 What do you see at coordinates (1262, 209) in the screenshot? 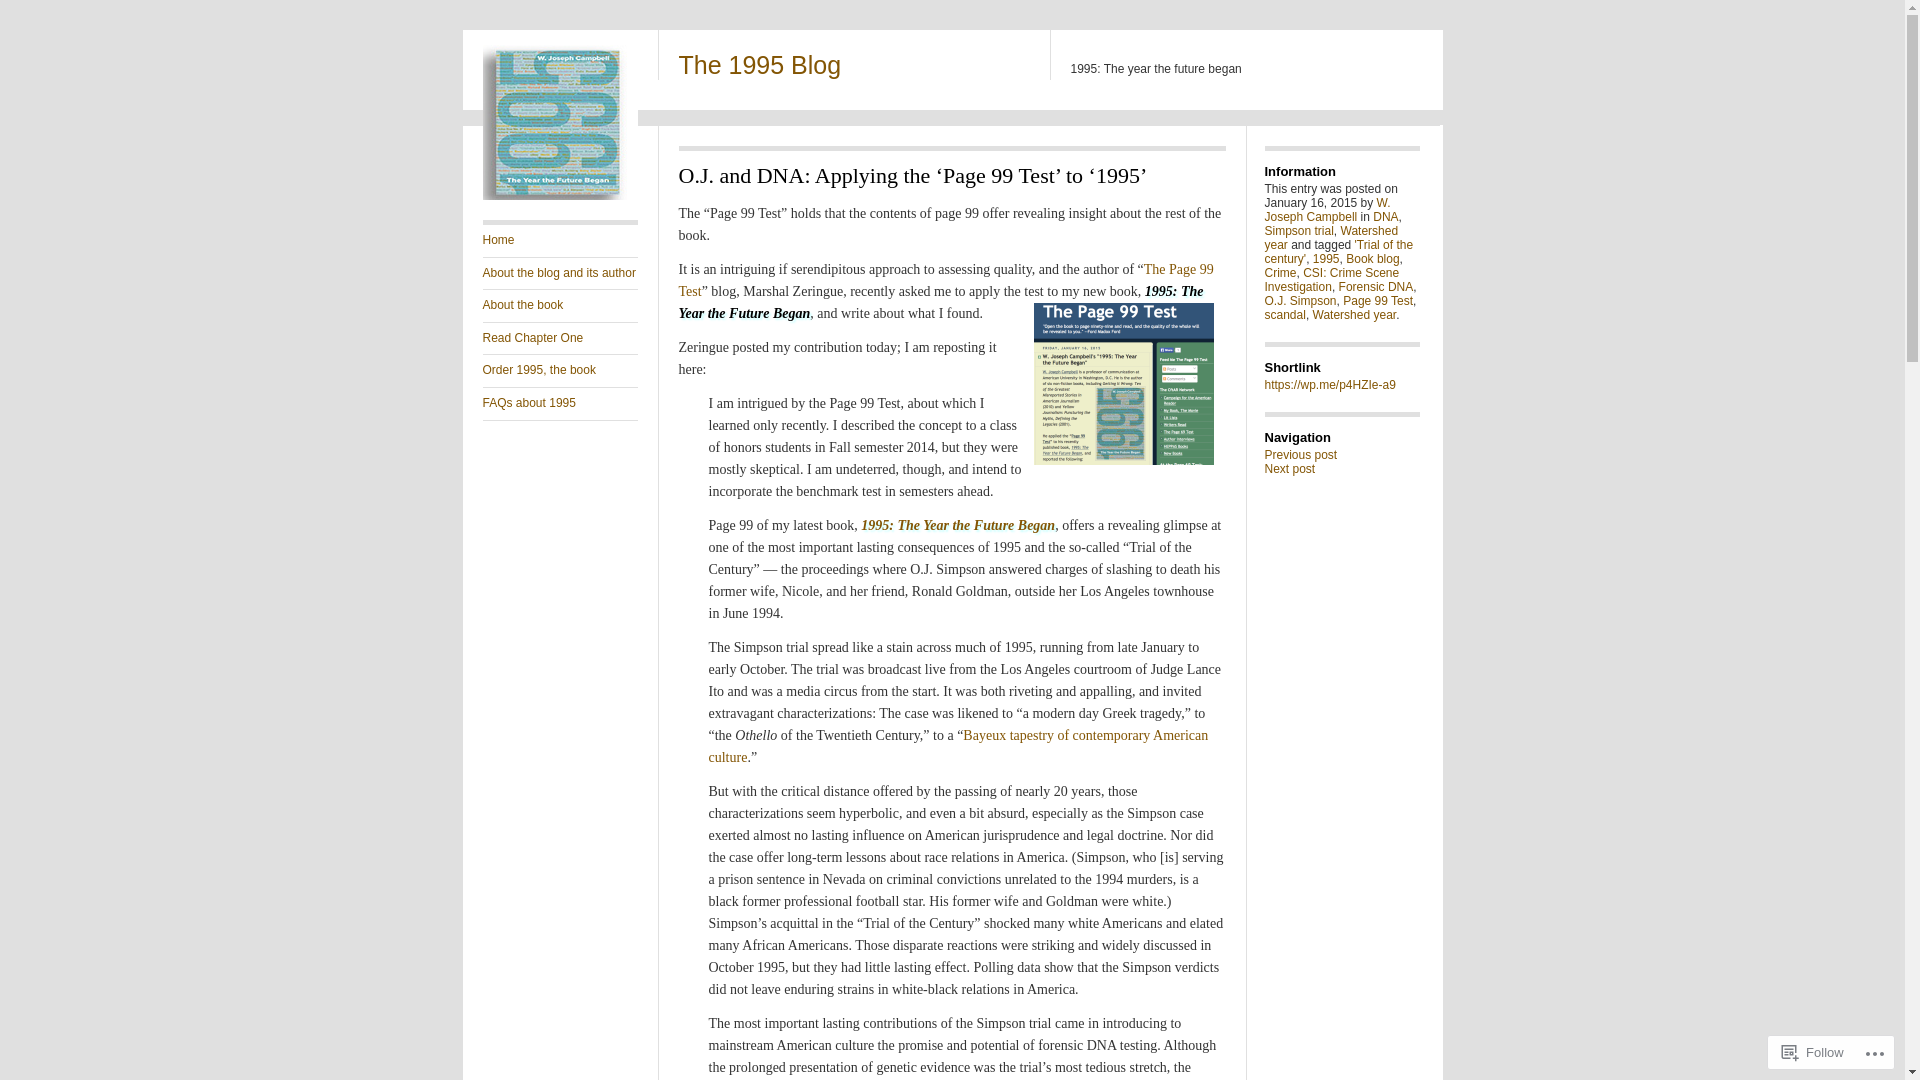
I see `'W. Joseph Campbell'` at bounding box center [1262, 209].